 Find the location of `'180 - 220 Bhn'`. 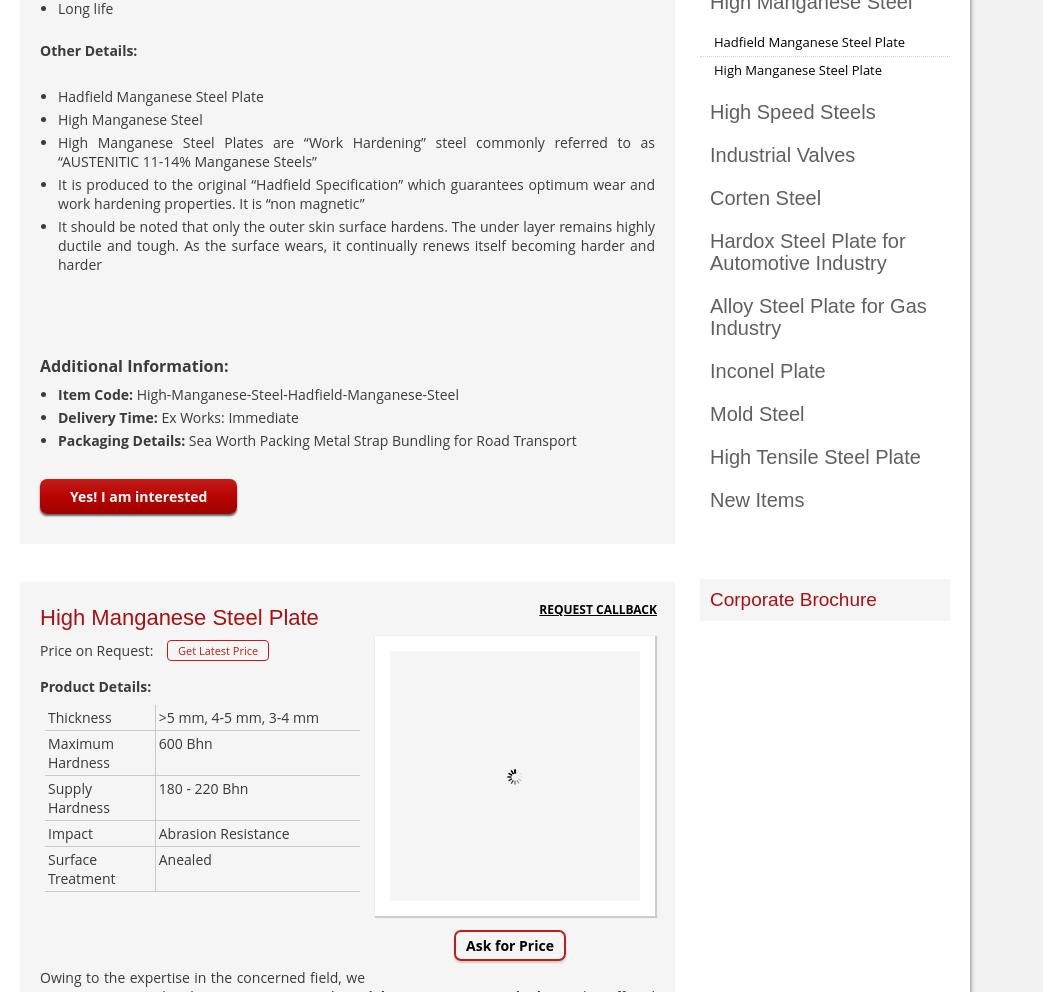

'180 - 220 Bhn' is located at coordinates (201, 788).